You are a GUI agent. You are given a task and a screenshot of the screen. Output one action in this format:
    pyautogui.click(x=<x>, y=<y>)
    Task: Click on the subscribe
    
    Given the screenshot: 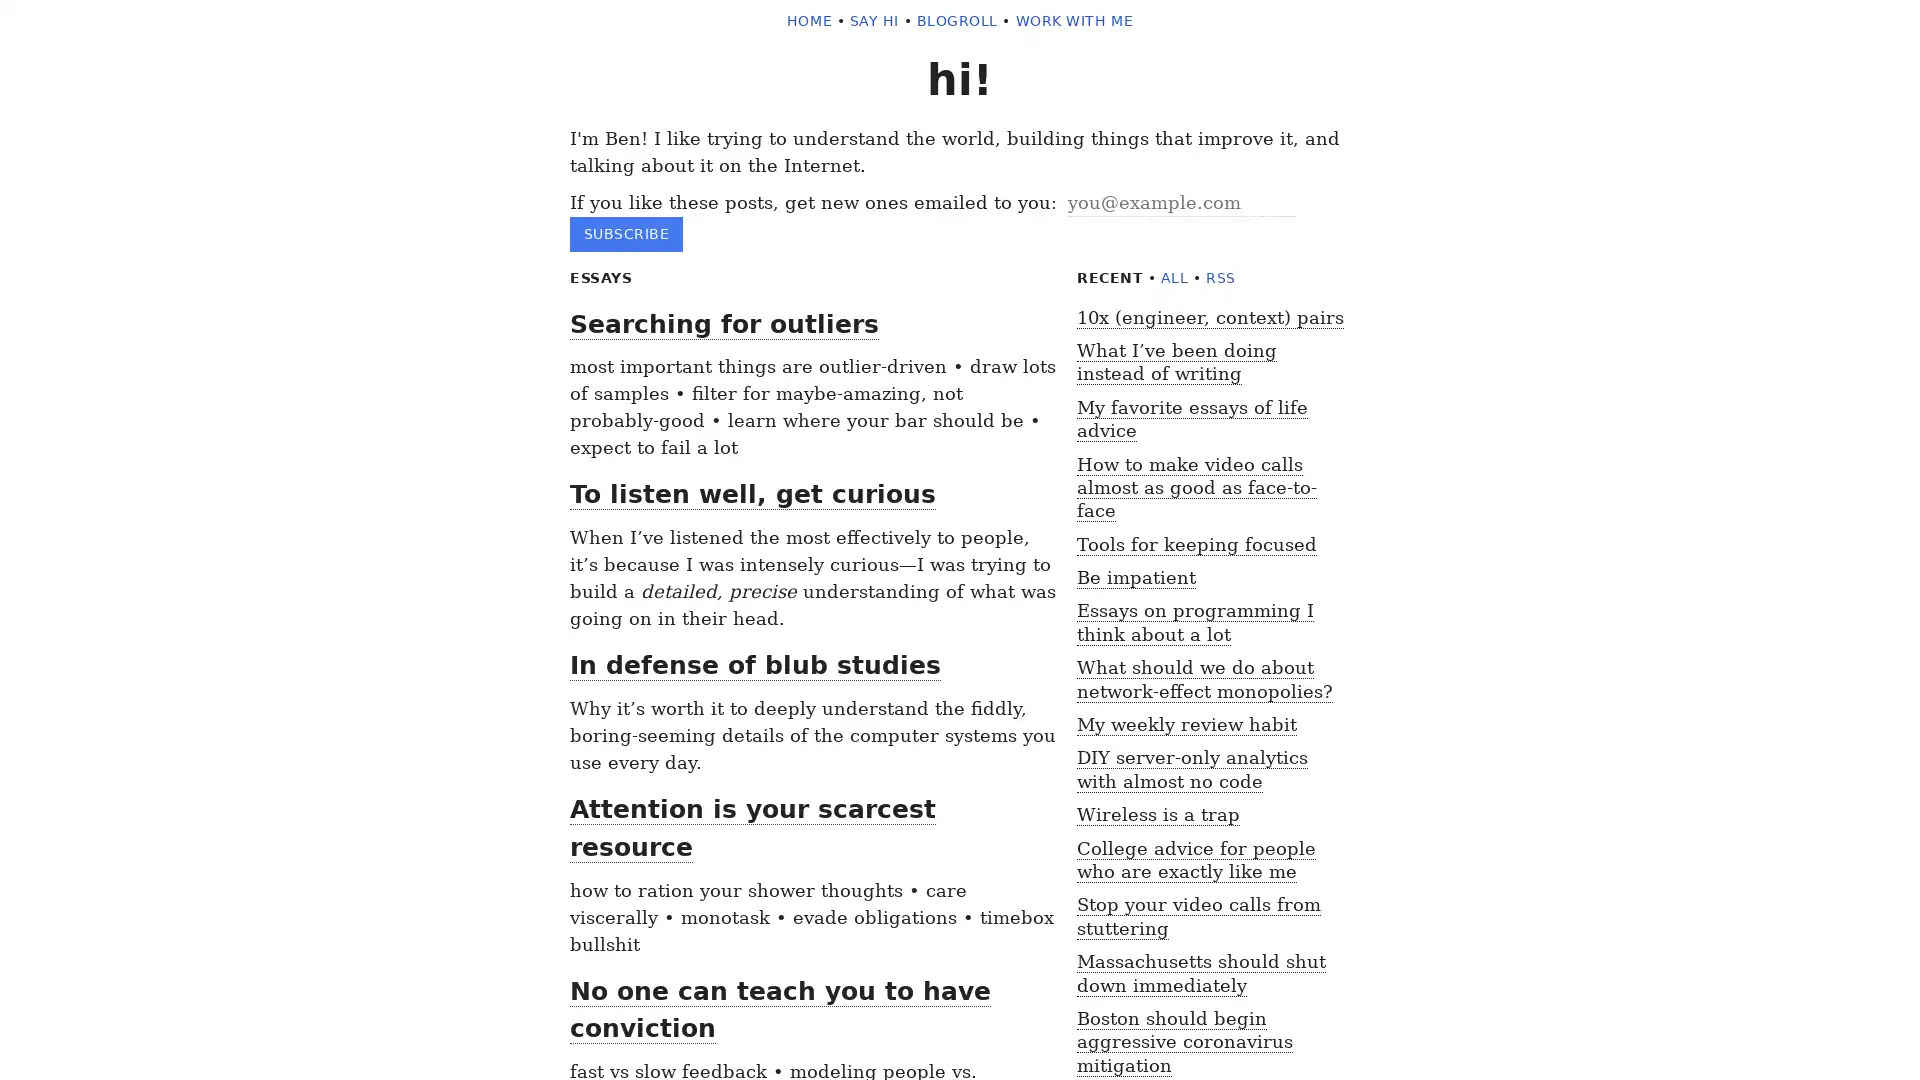 What is the action you would take?
    pyautogui.click(x=624, y=233)
    